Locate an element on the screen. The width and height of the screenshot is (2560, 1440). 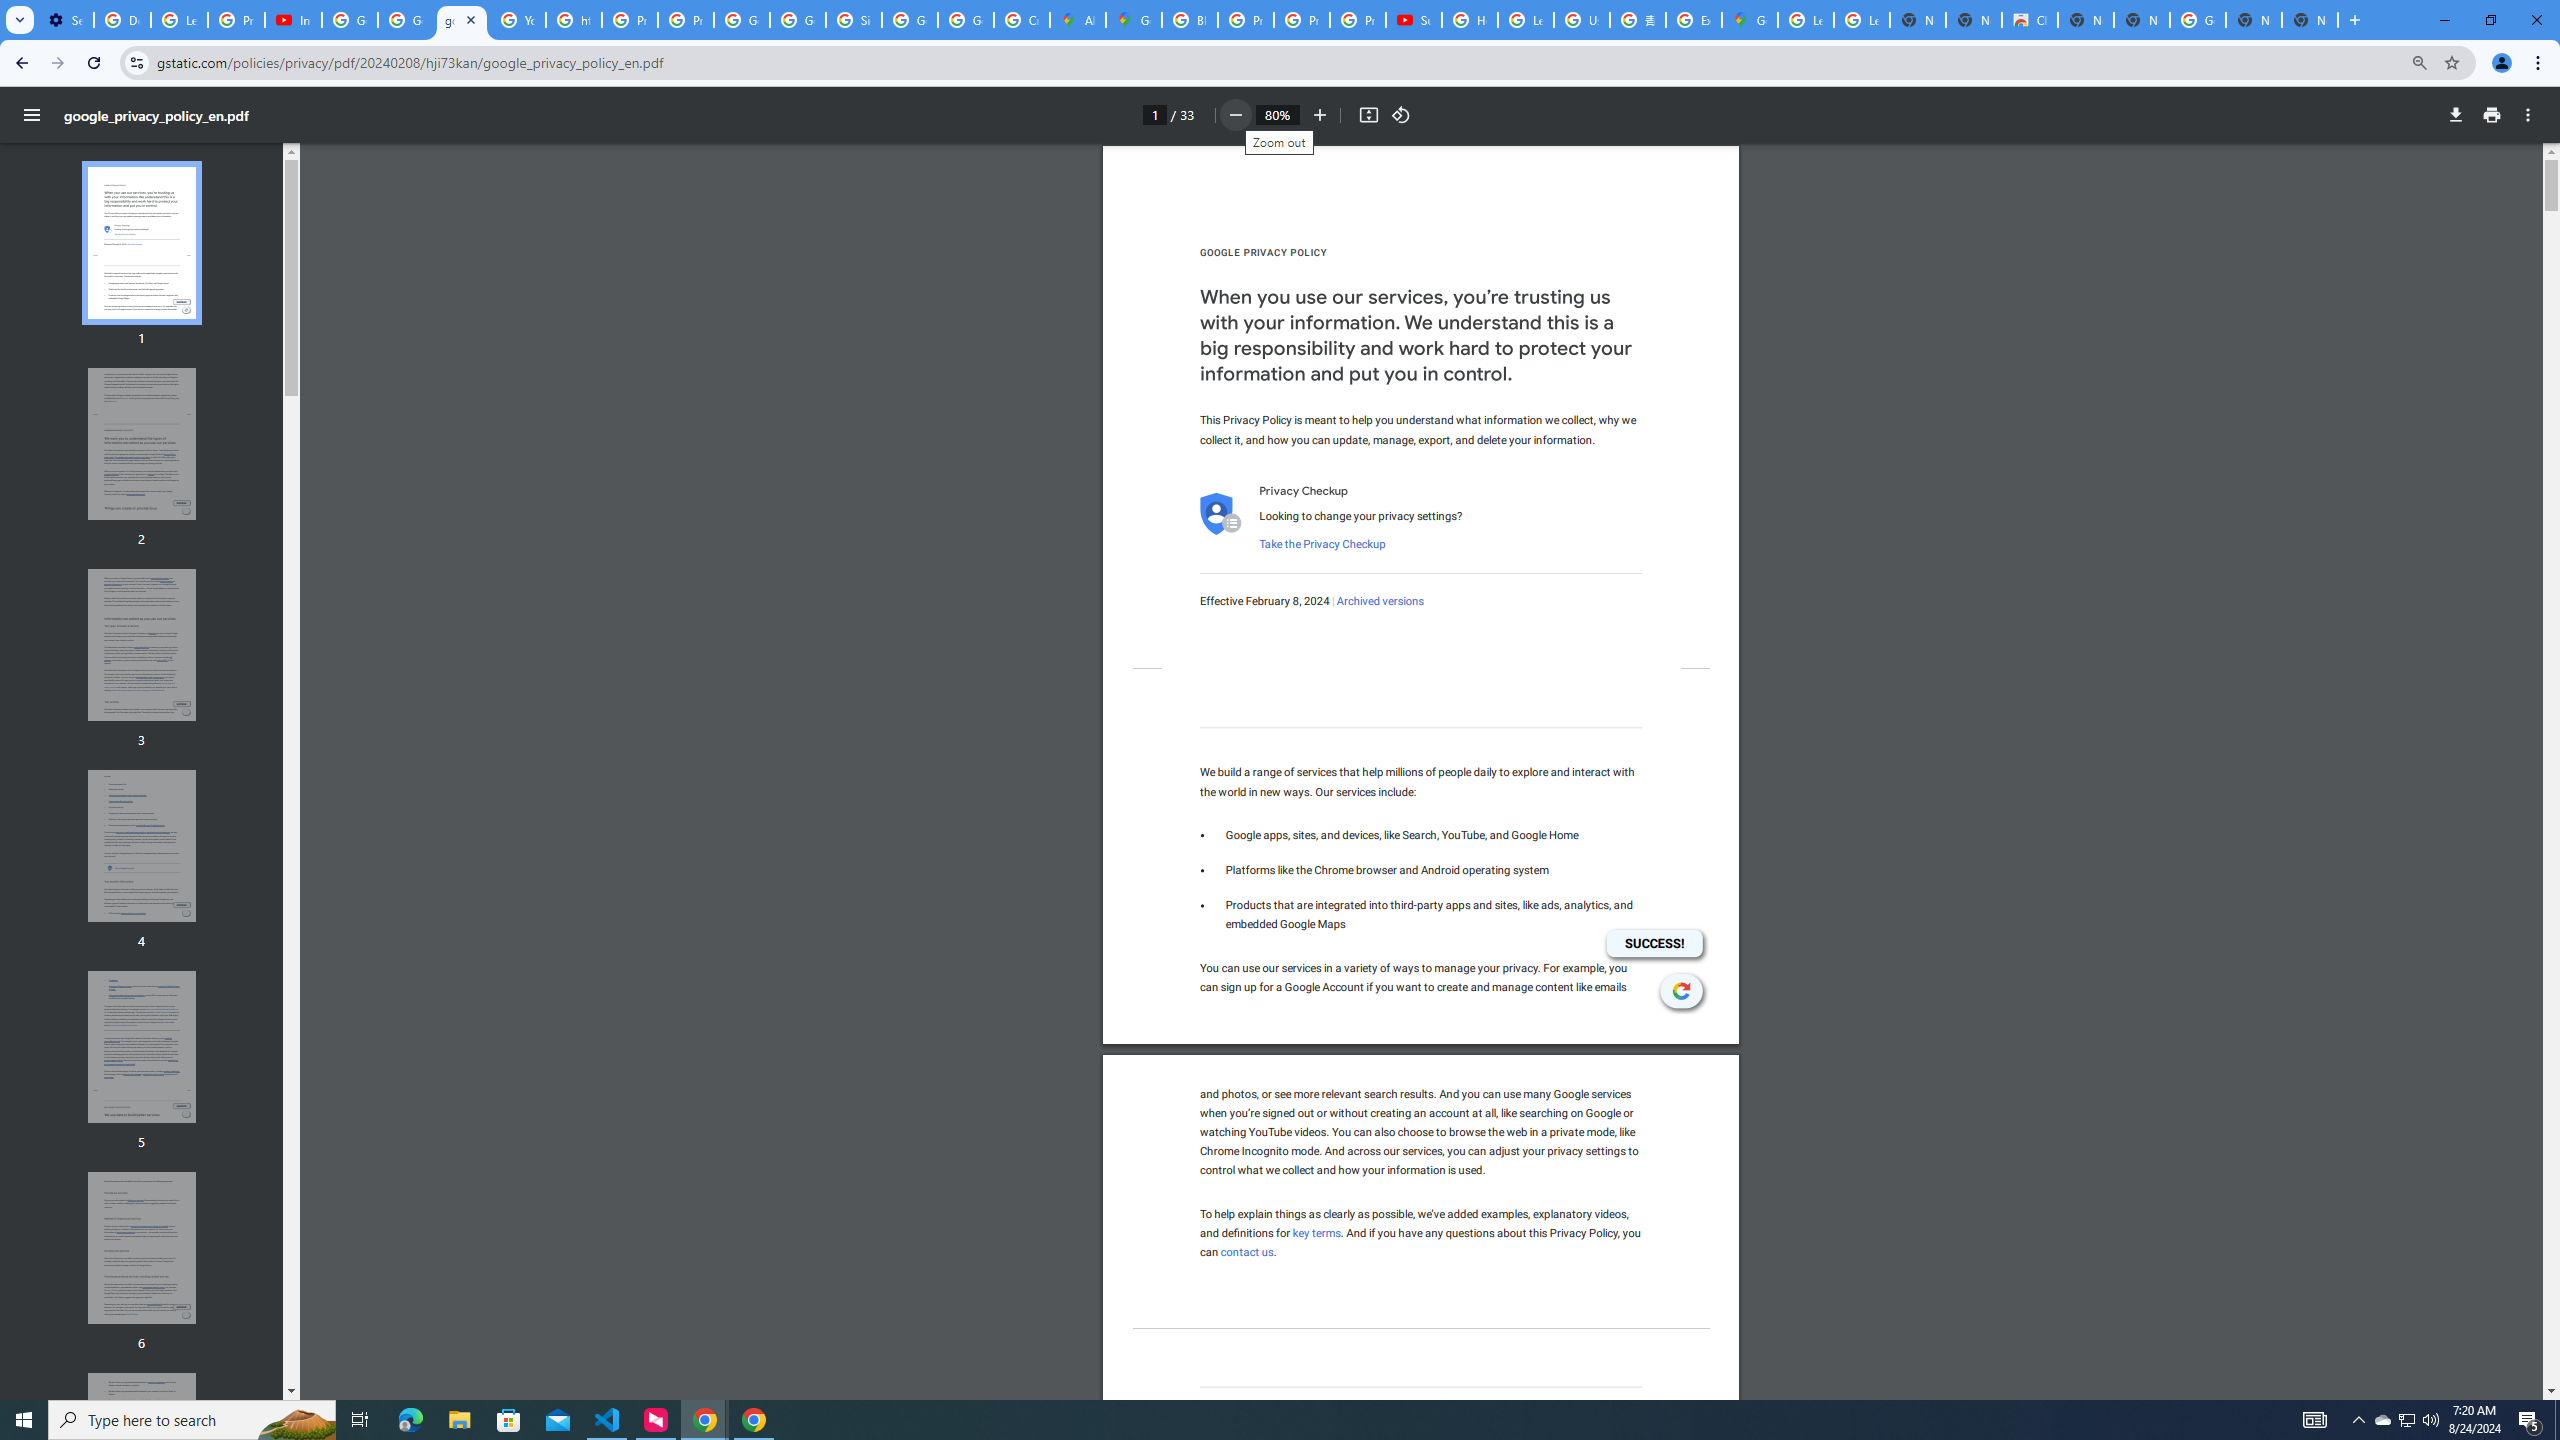
'Privacy Help Center - Policies Help' is located at coordinates (631, 19).